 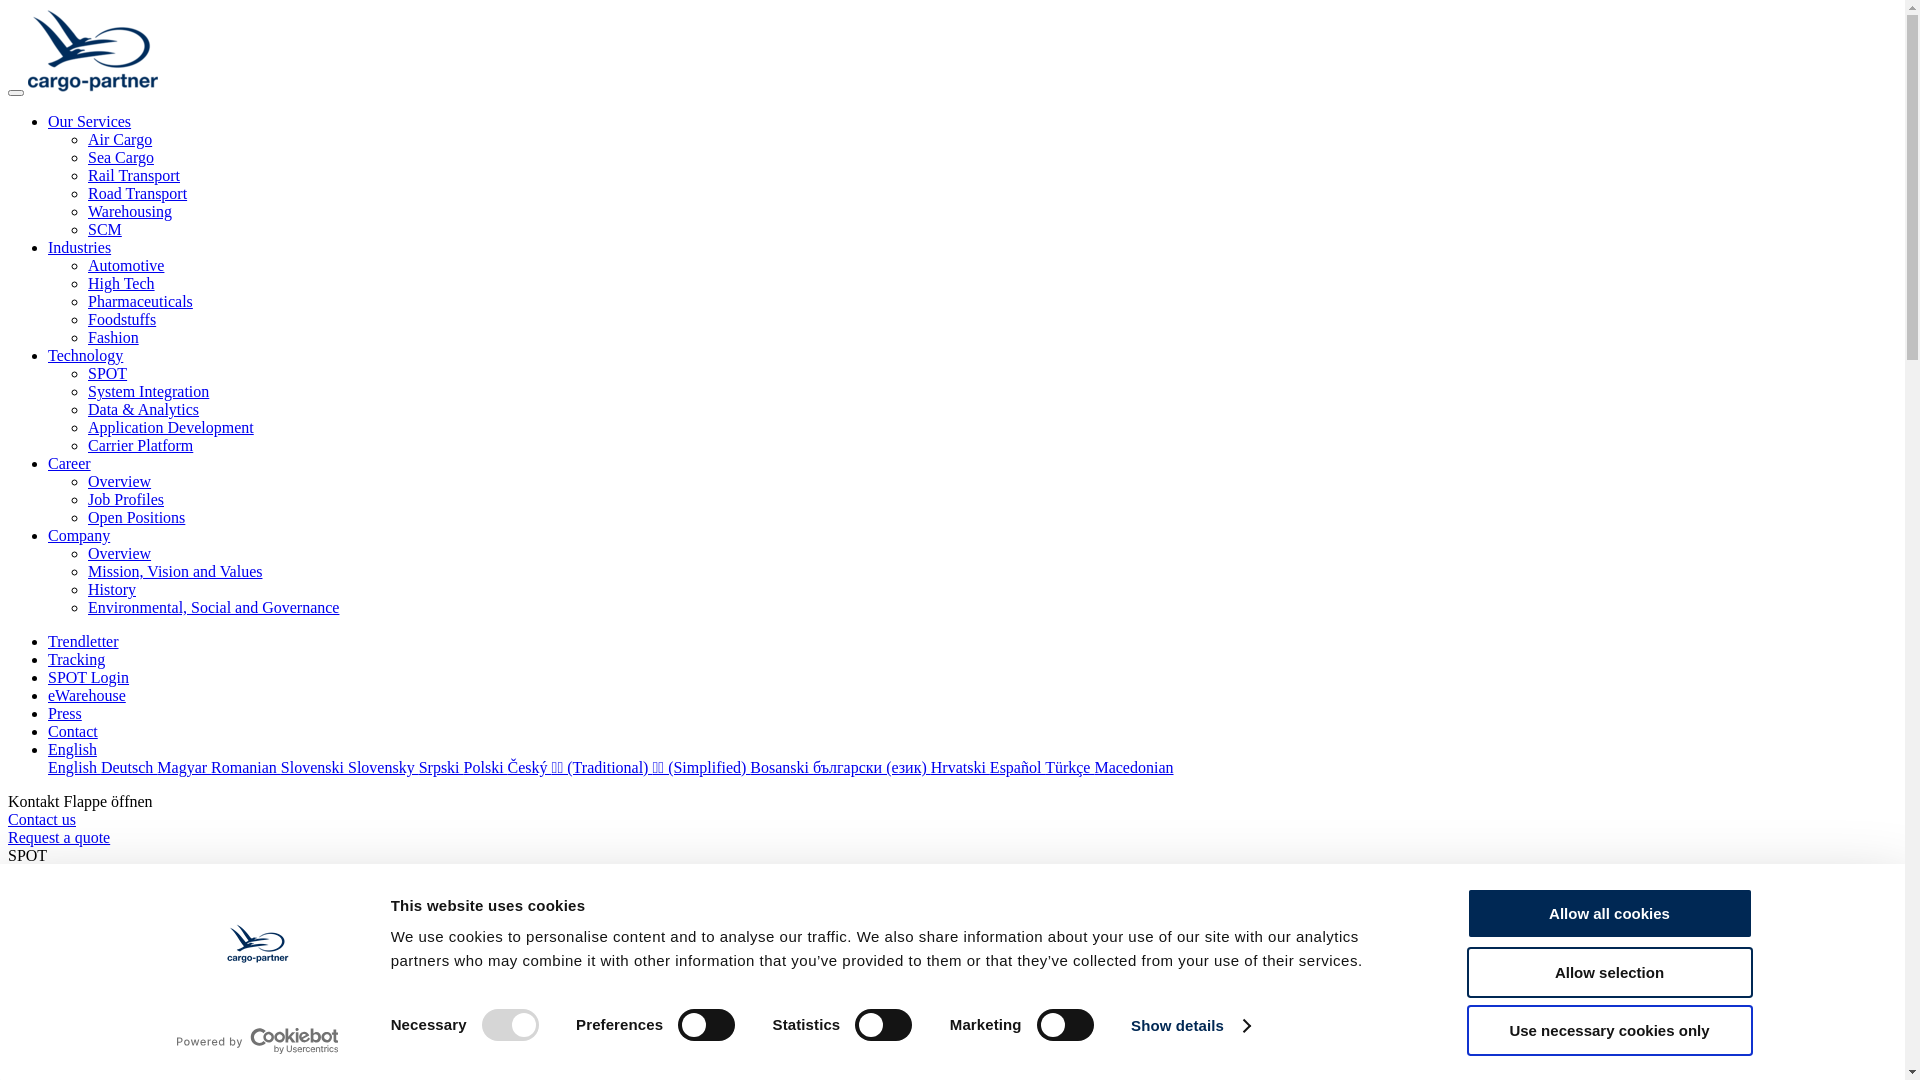 What do you see at coordinates (88, 121) in the screenshot?
I see `'Our Services'` at bounding box center [88, 121].